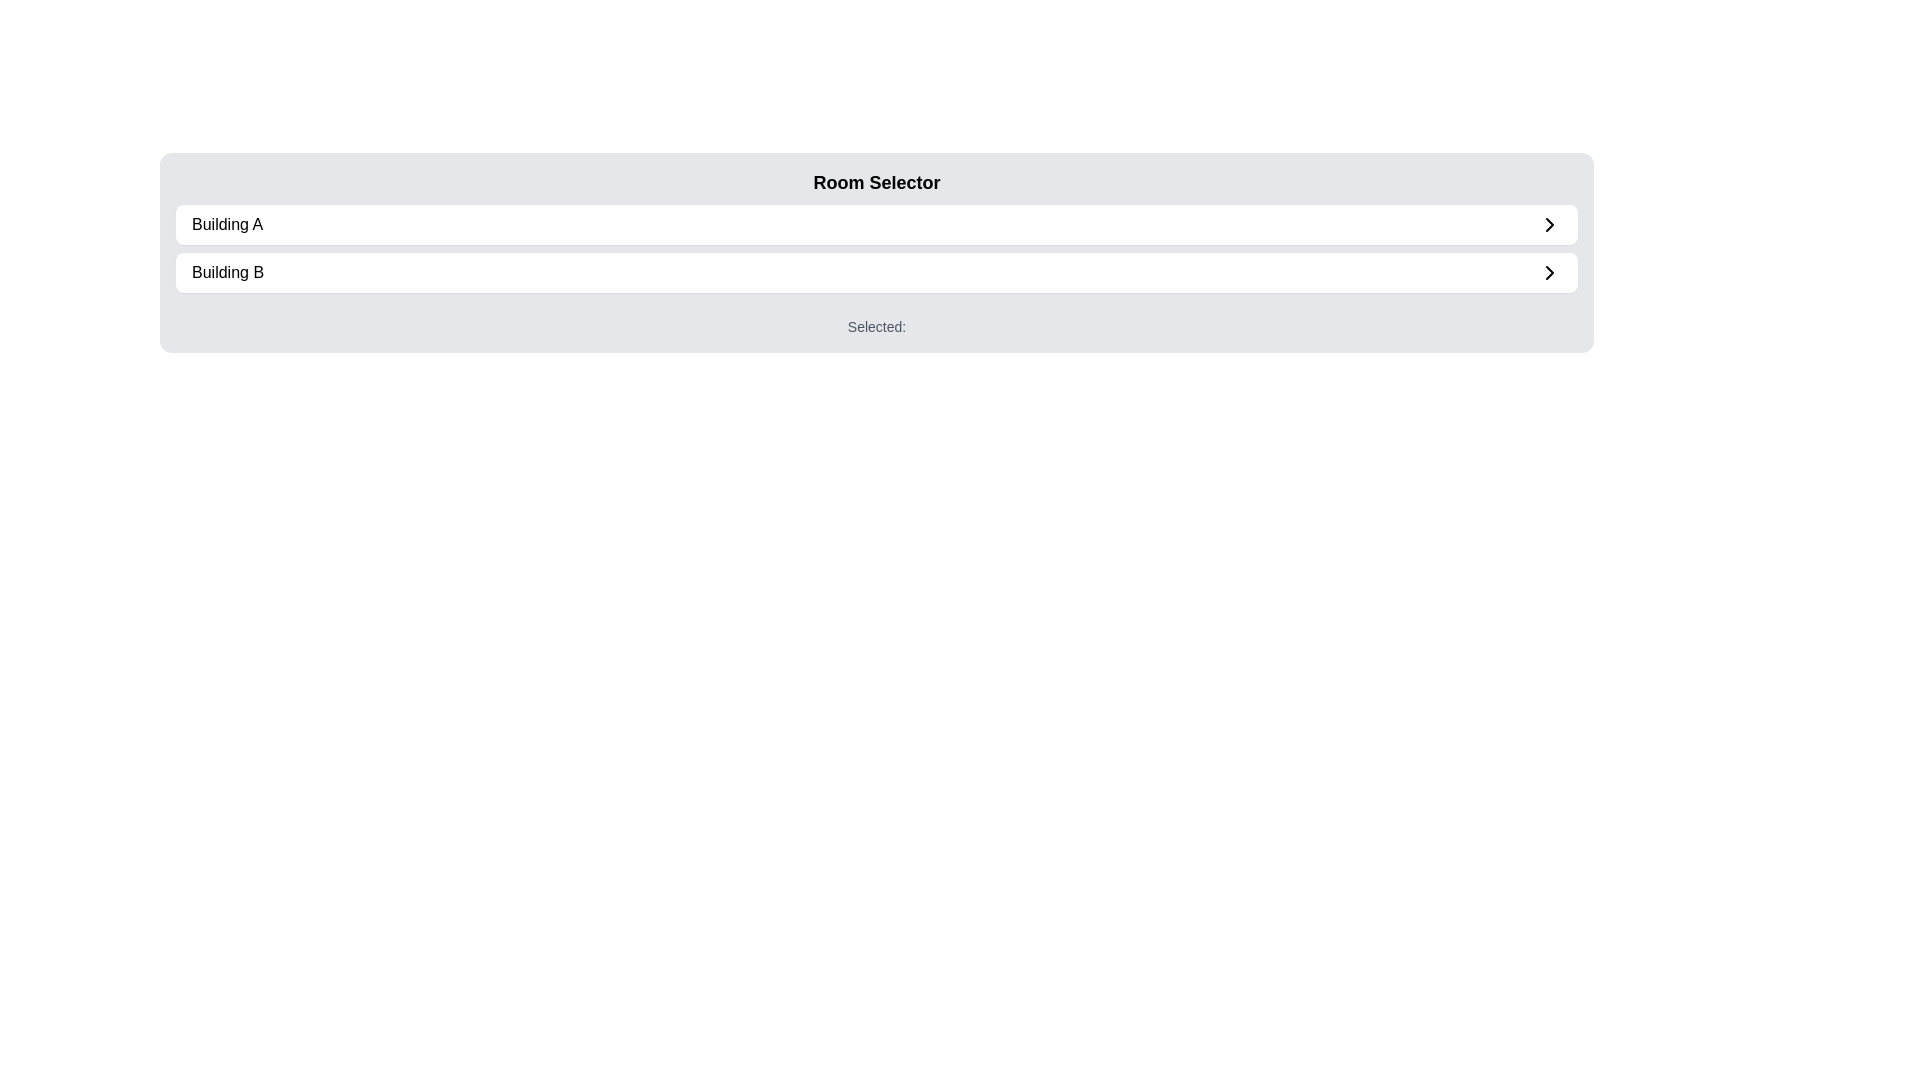 This screenshot has width=1920, height=1080. Describe the element at coordinates (1549, 273) in the screenshot. I see `the right-facing chevron icon located at the end of the 'Building B' row in the Room Selector interface` at that location.